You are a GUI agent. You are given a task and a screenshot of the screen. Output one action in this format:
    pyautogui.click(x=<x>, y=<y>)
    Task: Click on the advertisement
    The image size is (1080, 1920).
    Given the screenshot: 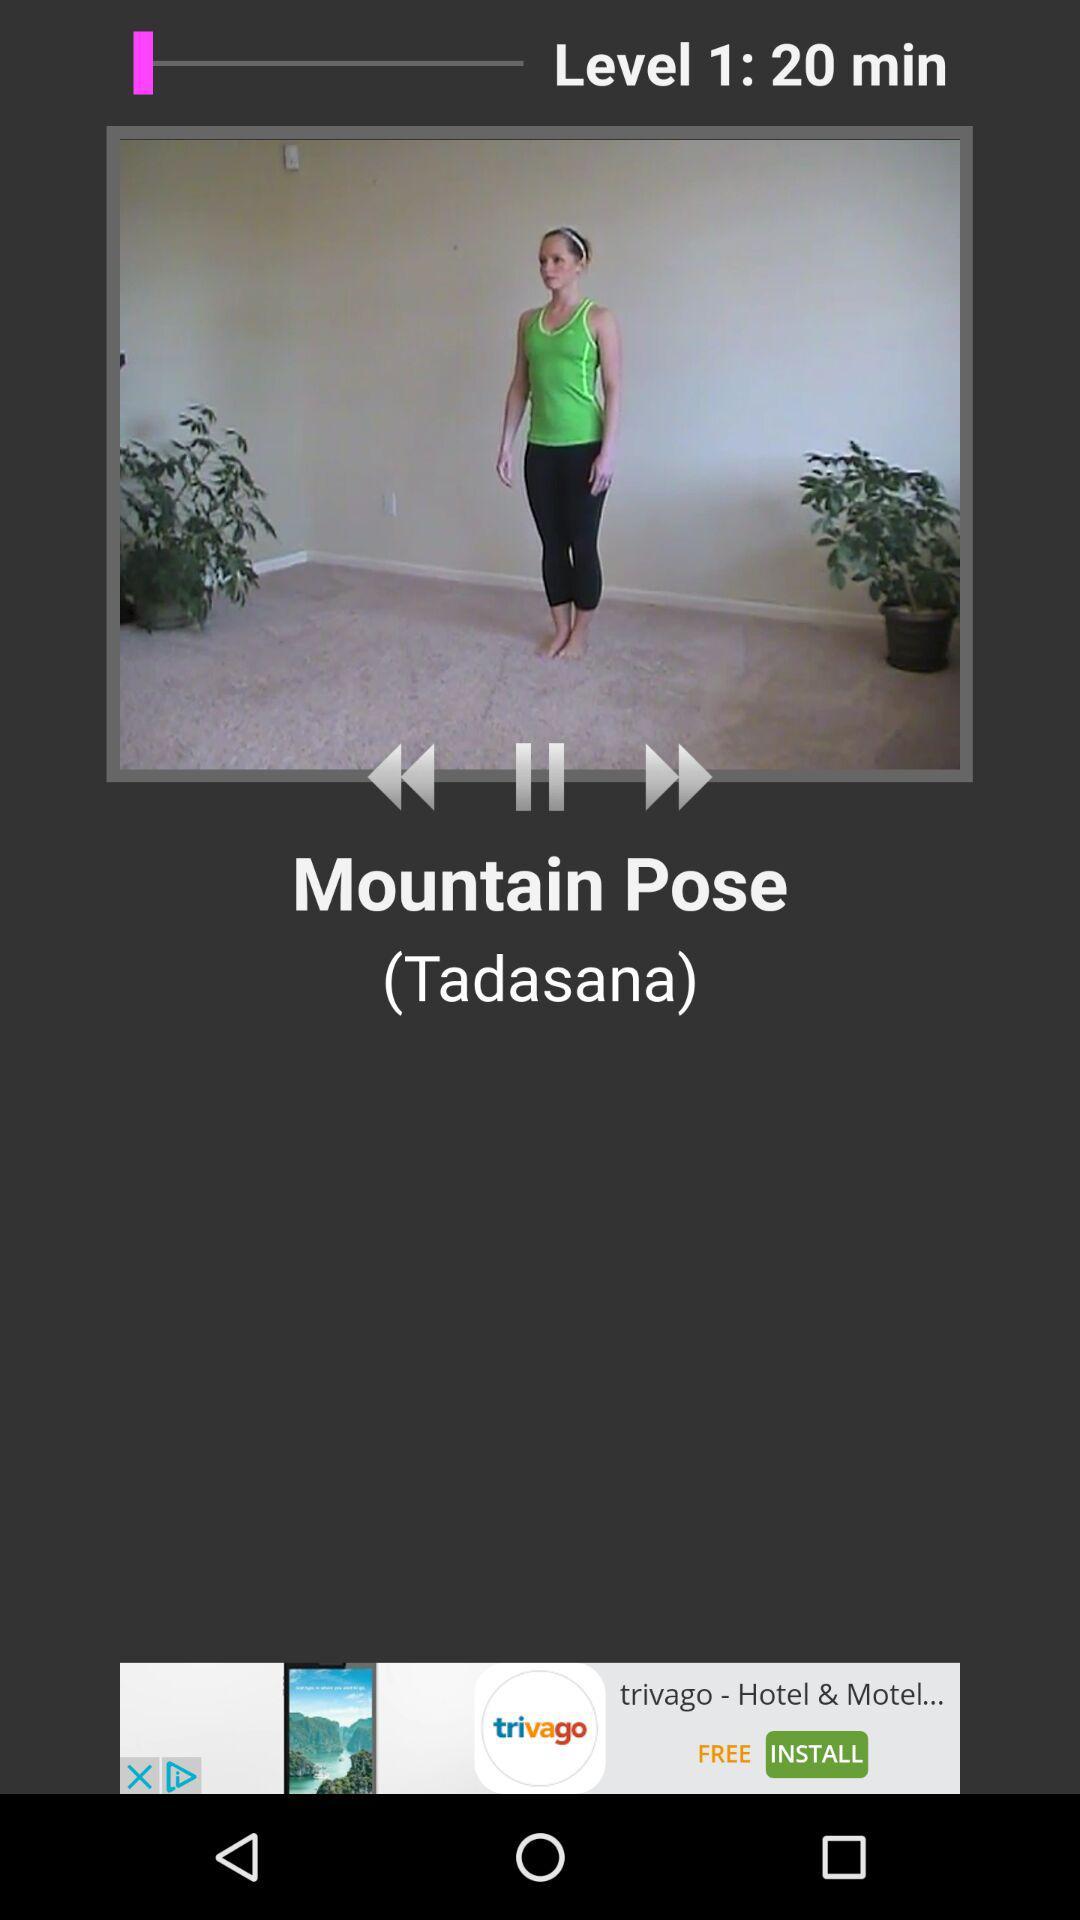 What is the action you would take?
    pyautogui.click(x=540, y=1727)
    